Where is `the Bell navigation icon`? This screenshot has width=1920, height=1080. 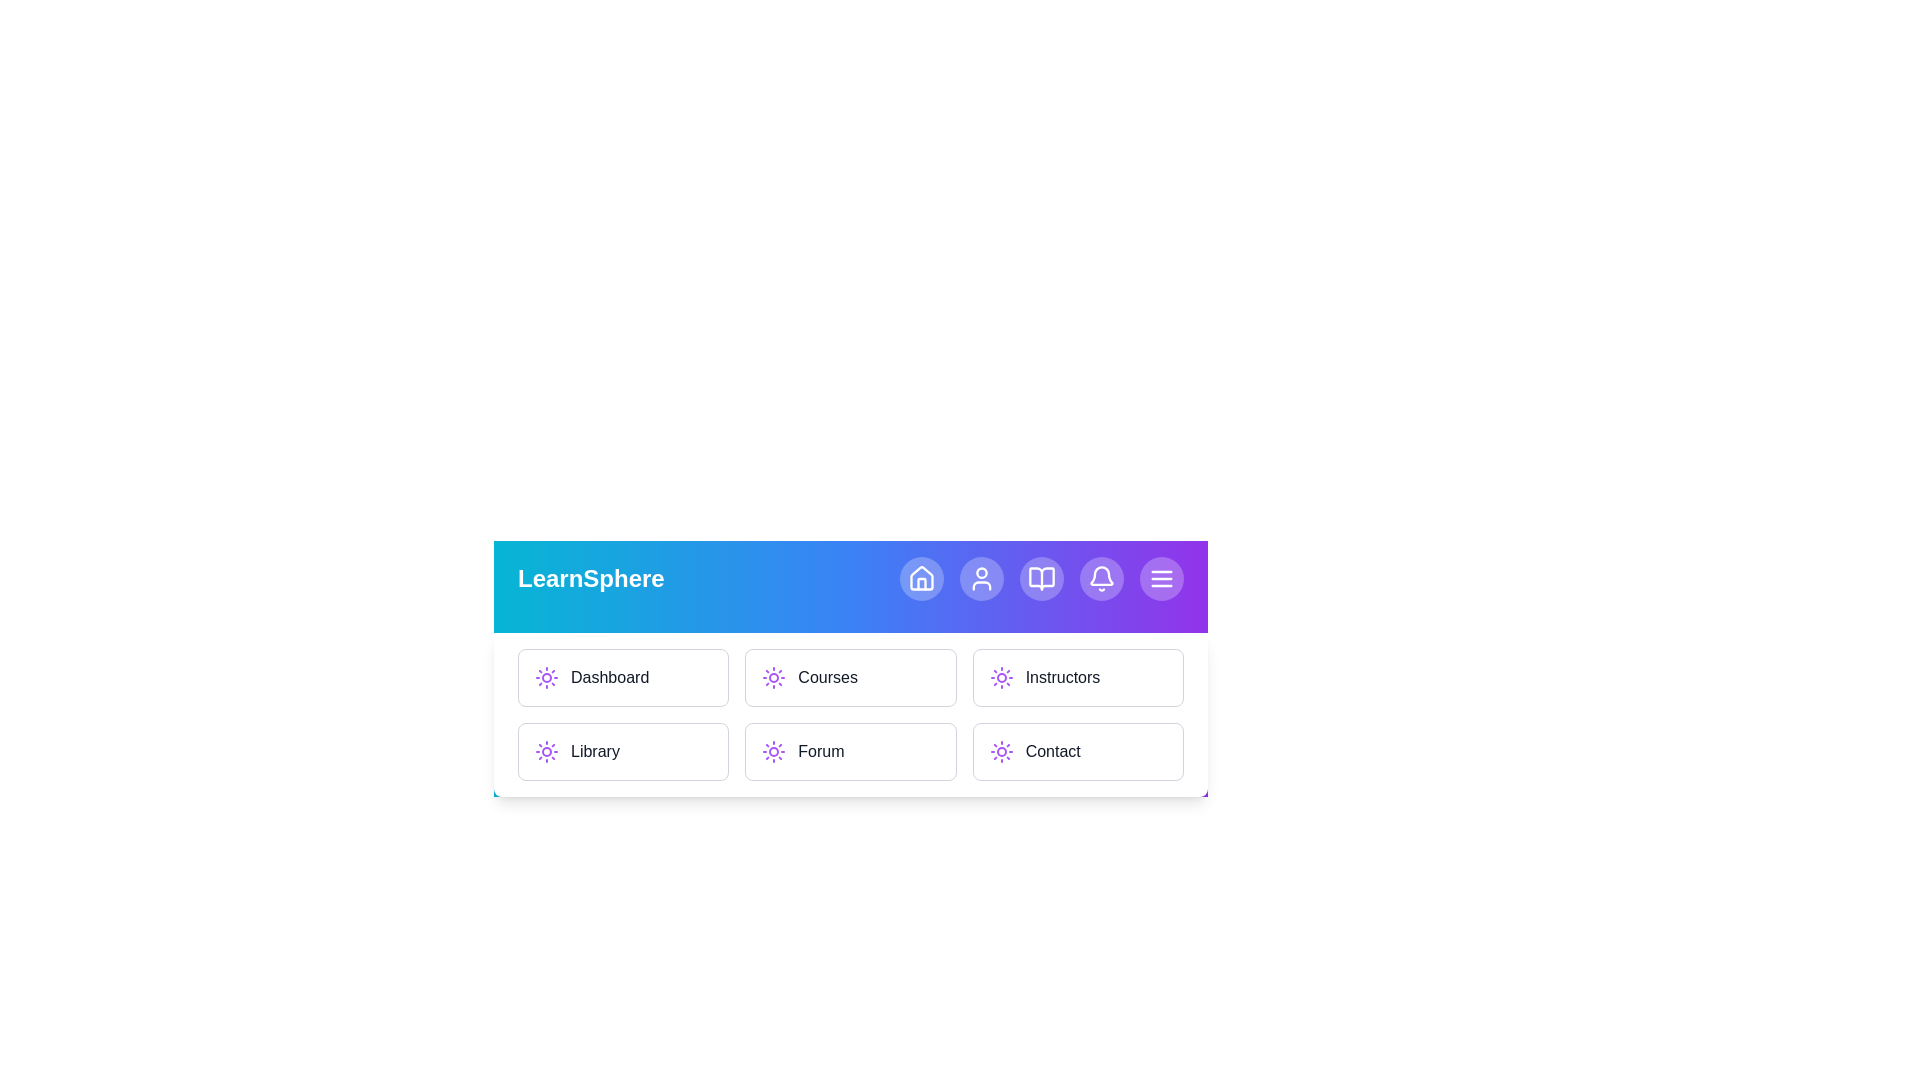 the Bell navigation icon is located at coordinates (1101, 578).